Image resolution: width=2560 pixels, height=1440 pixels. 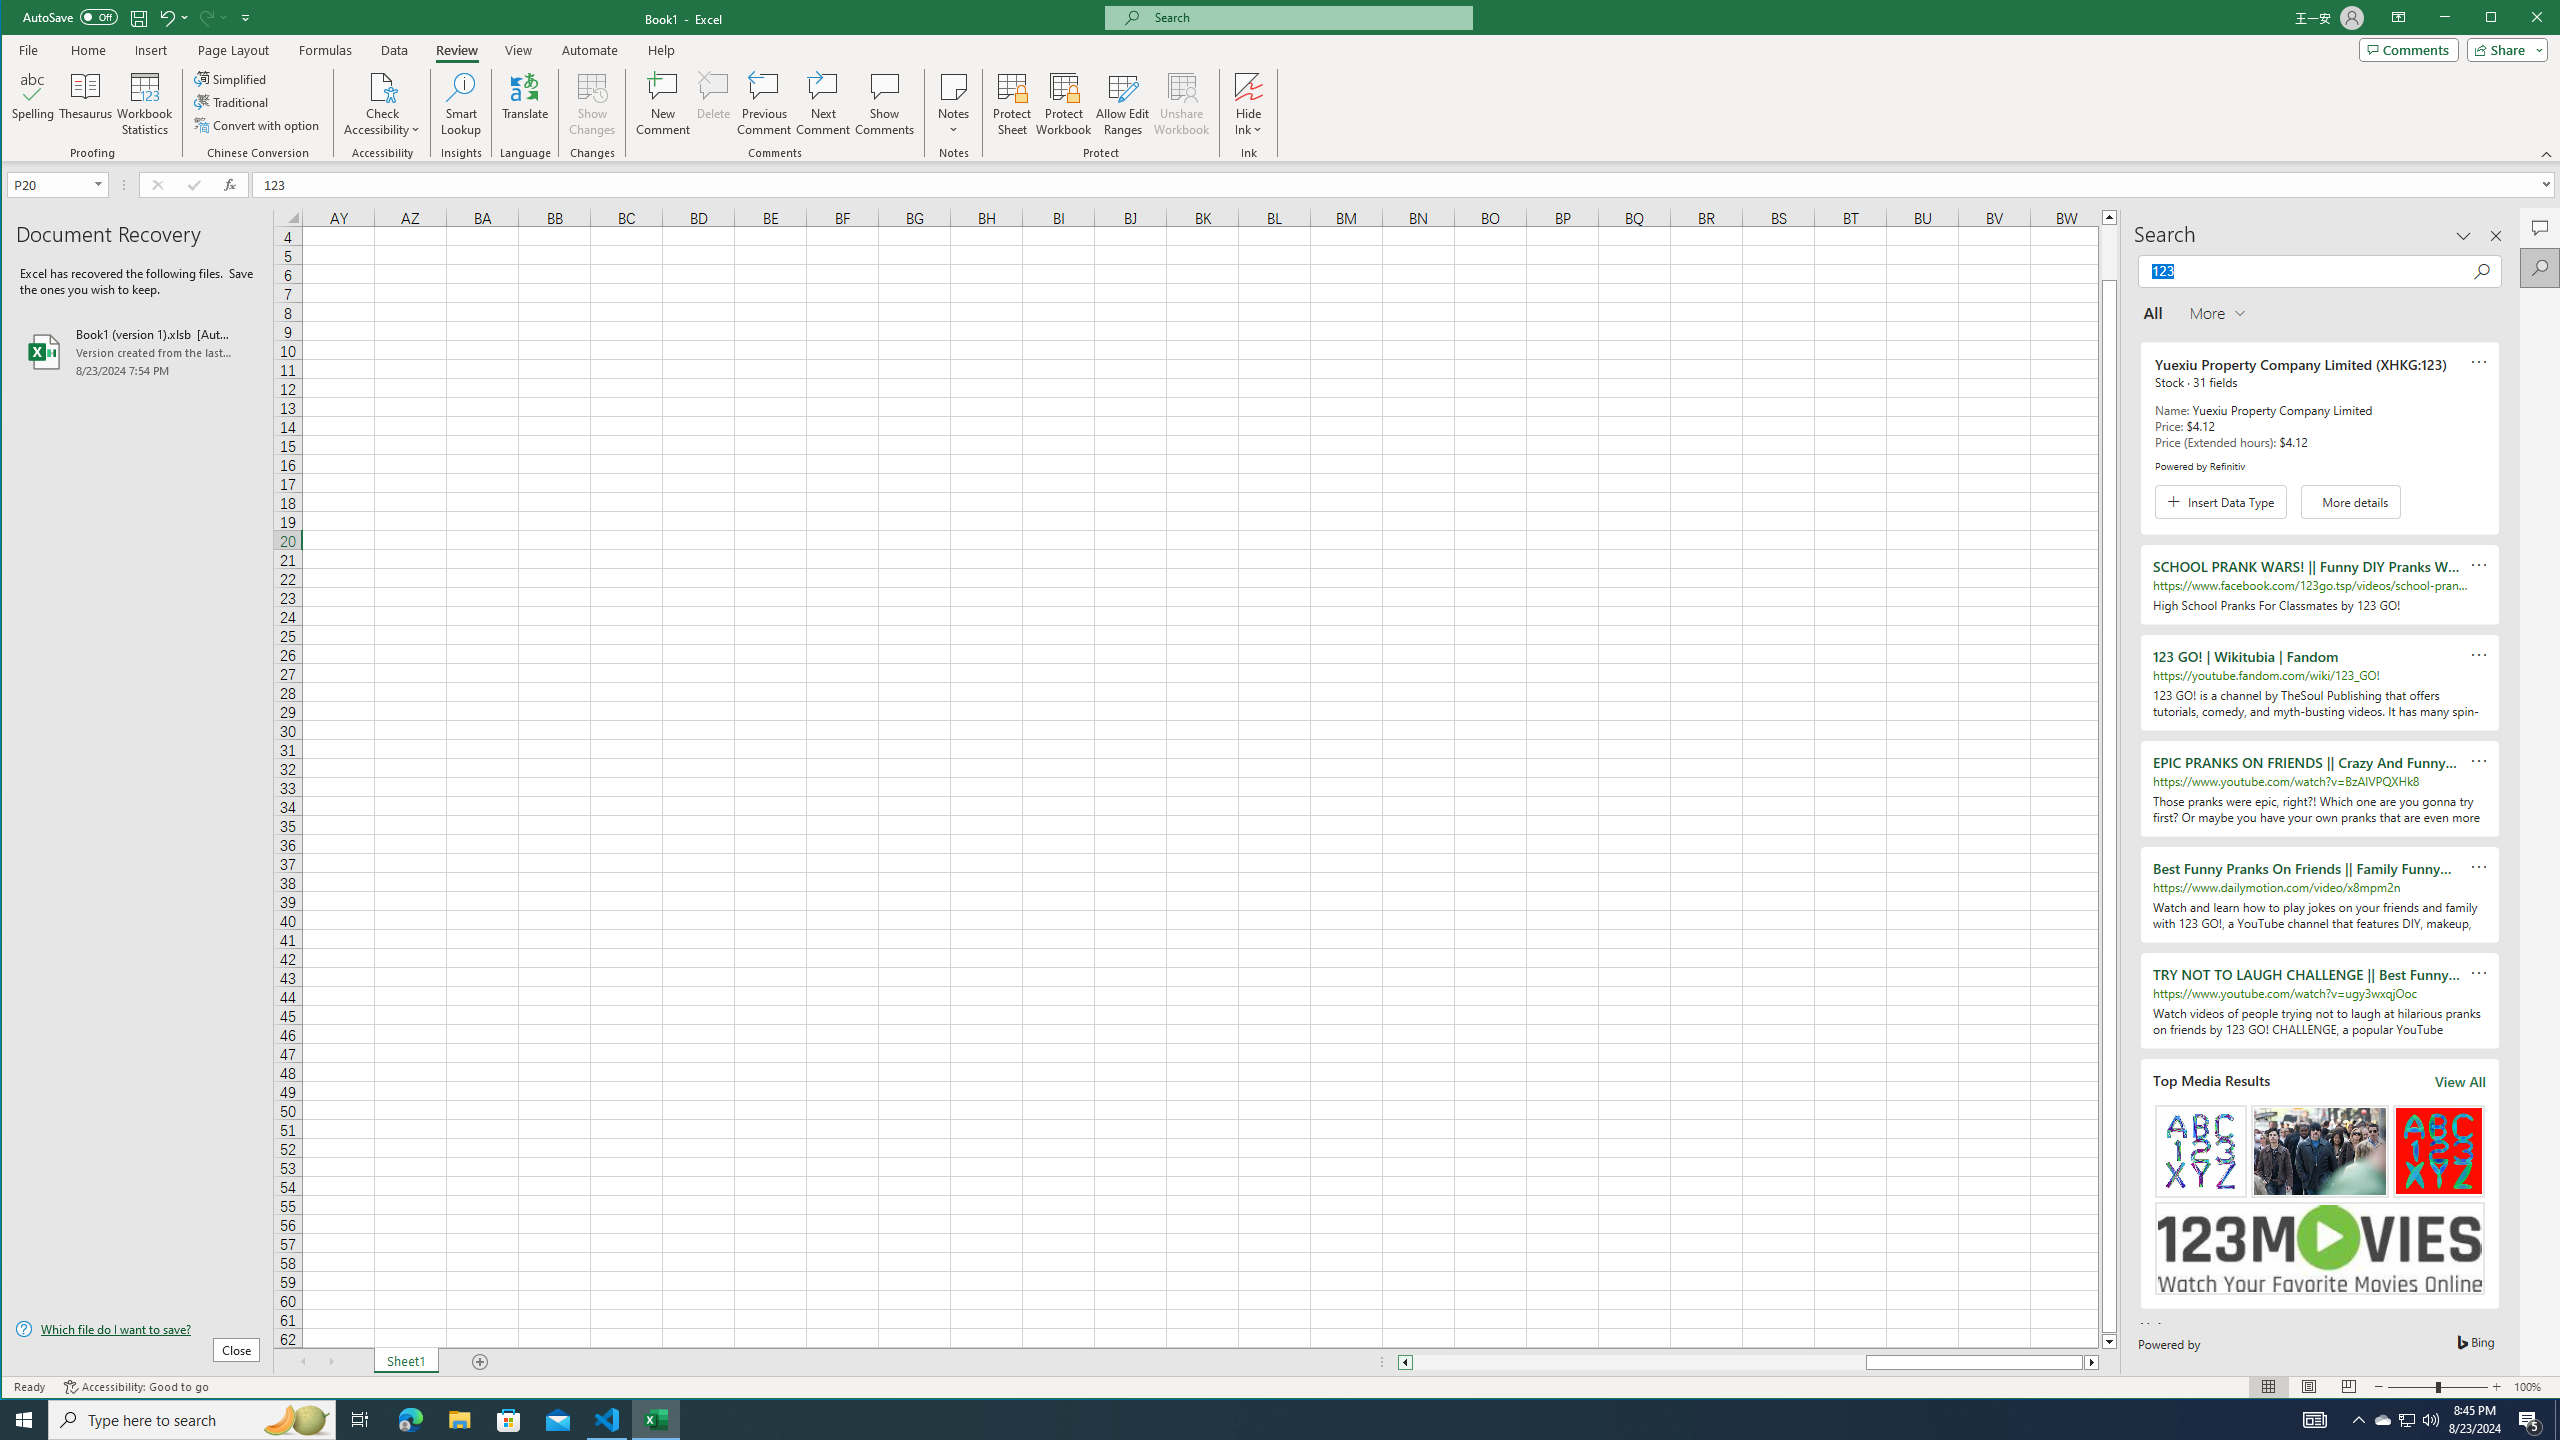 I want to click on 'Column left', so click(x=1403, y=1362).